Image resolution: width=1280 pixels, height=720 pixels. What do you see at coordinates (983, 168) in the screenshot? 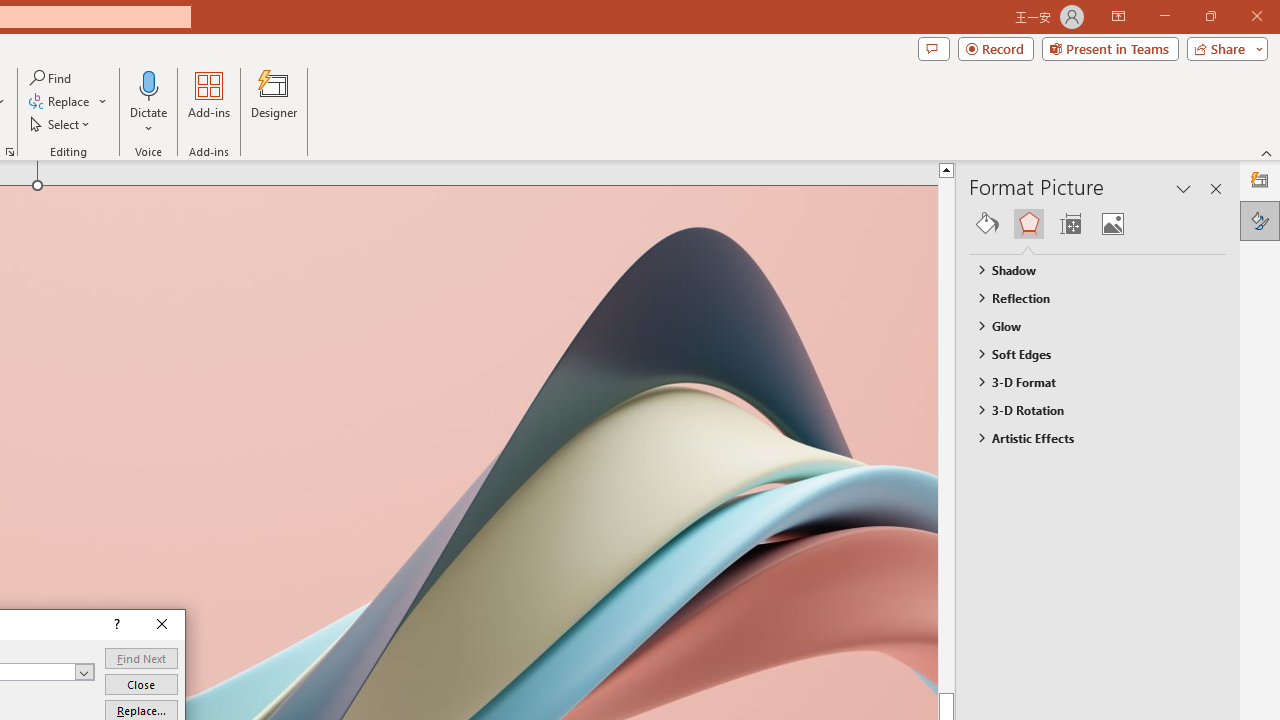
I see `'Line up'` at bounding box center [983, 168].